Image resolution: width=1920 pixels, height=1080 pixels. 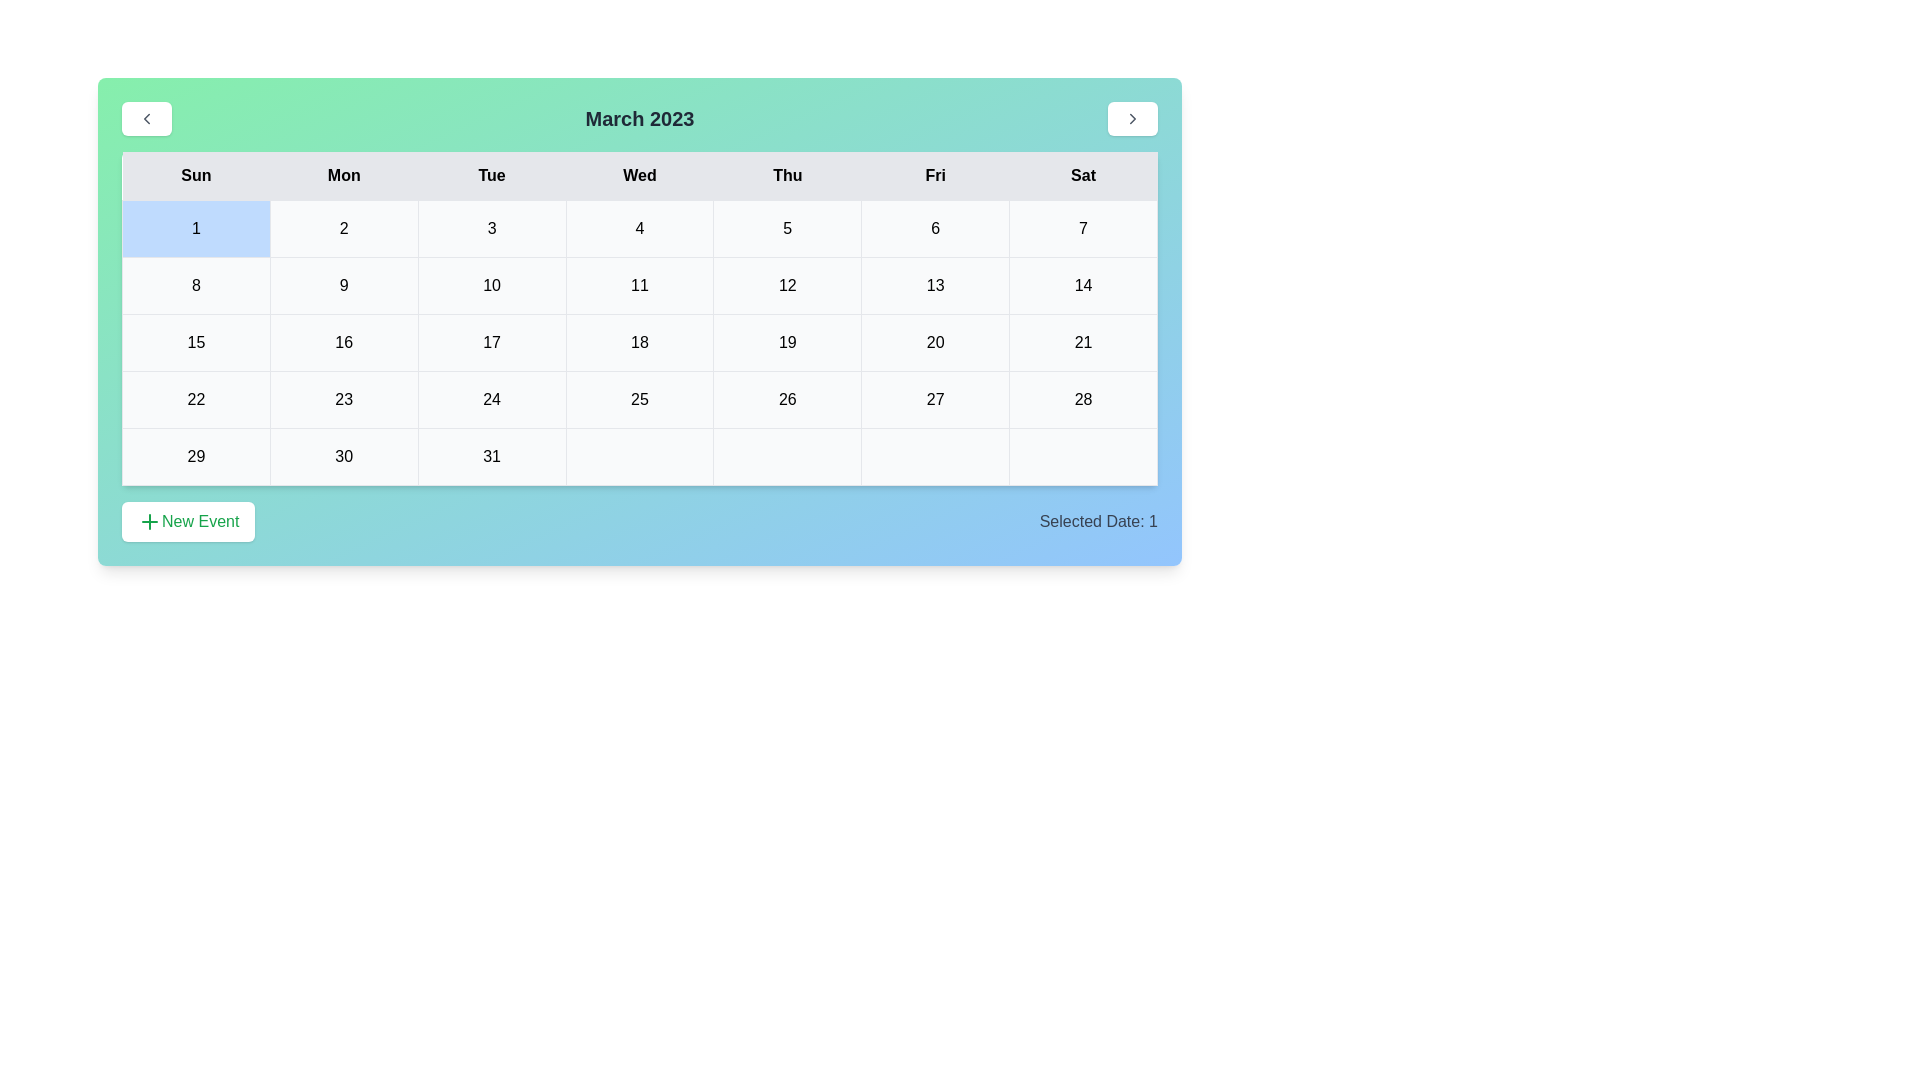 What do you see at coordinates (1083, 285) in the screenshot?
I see `the cell representing the date 14 in the calendar` at bounding box center [1083, 285].